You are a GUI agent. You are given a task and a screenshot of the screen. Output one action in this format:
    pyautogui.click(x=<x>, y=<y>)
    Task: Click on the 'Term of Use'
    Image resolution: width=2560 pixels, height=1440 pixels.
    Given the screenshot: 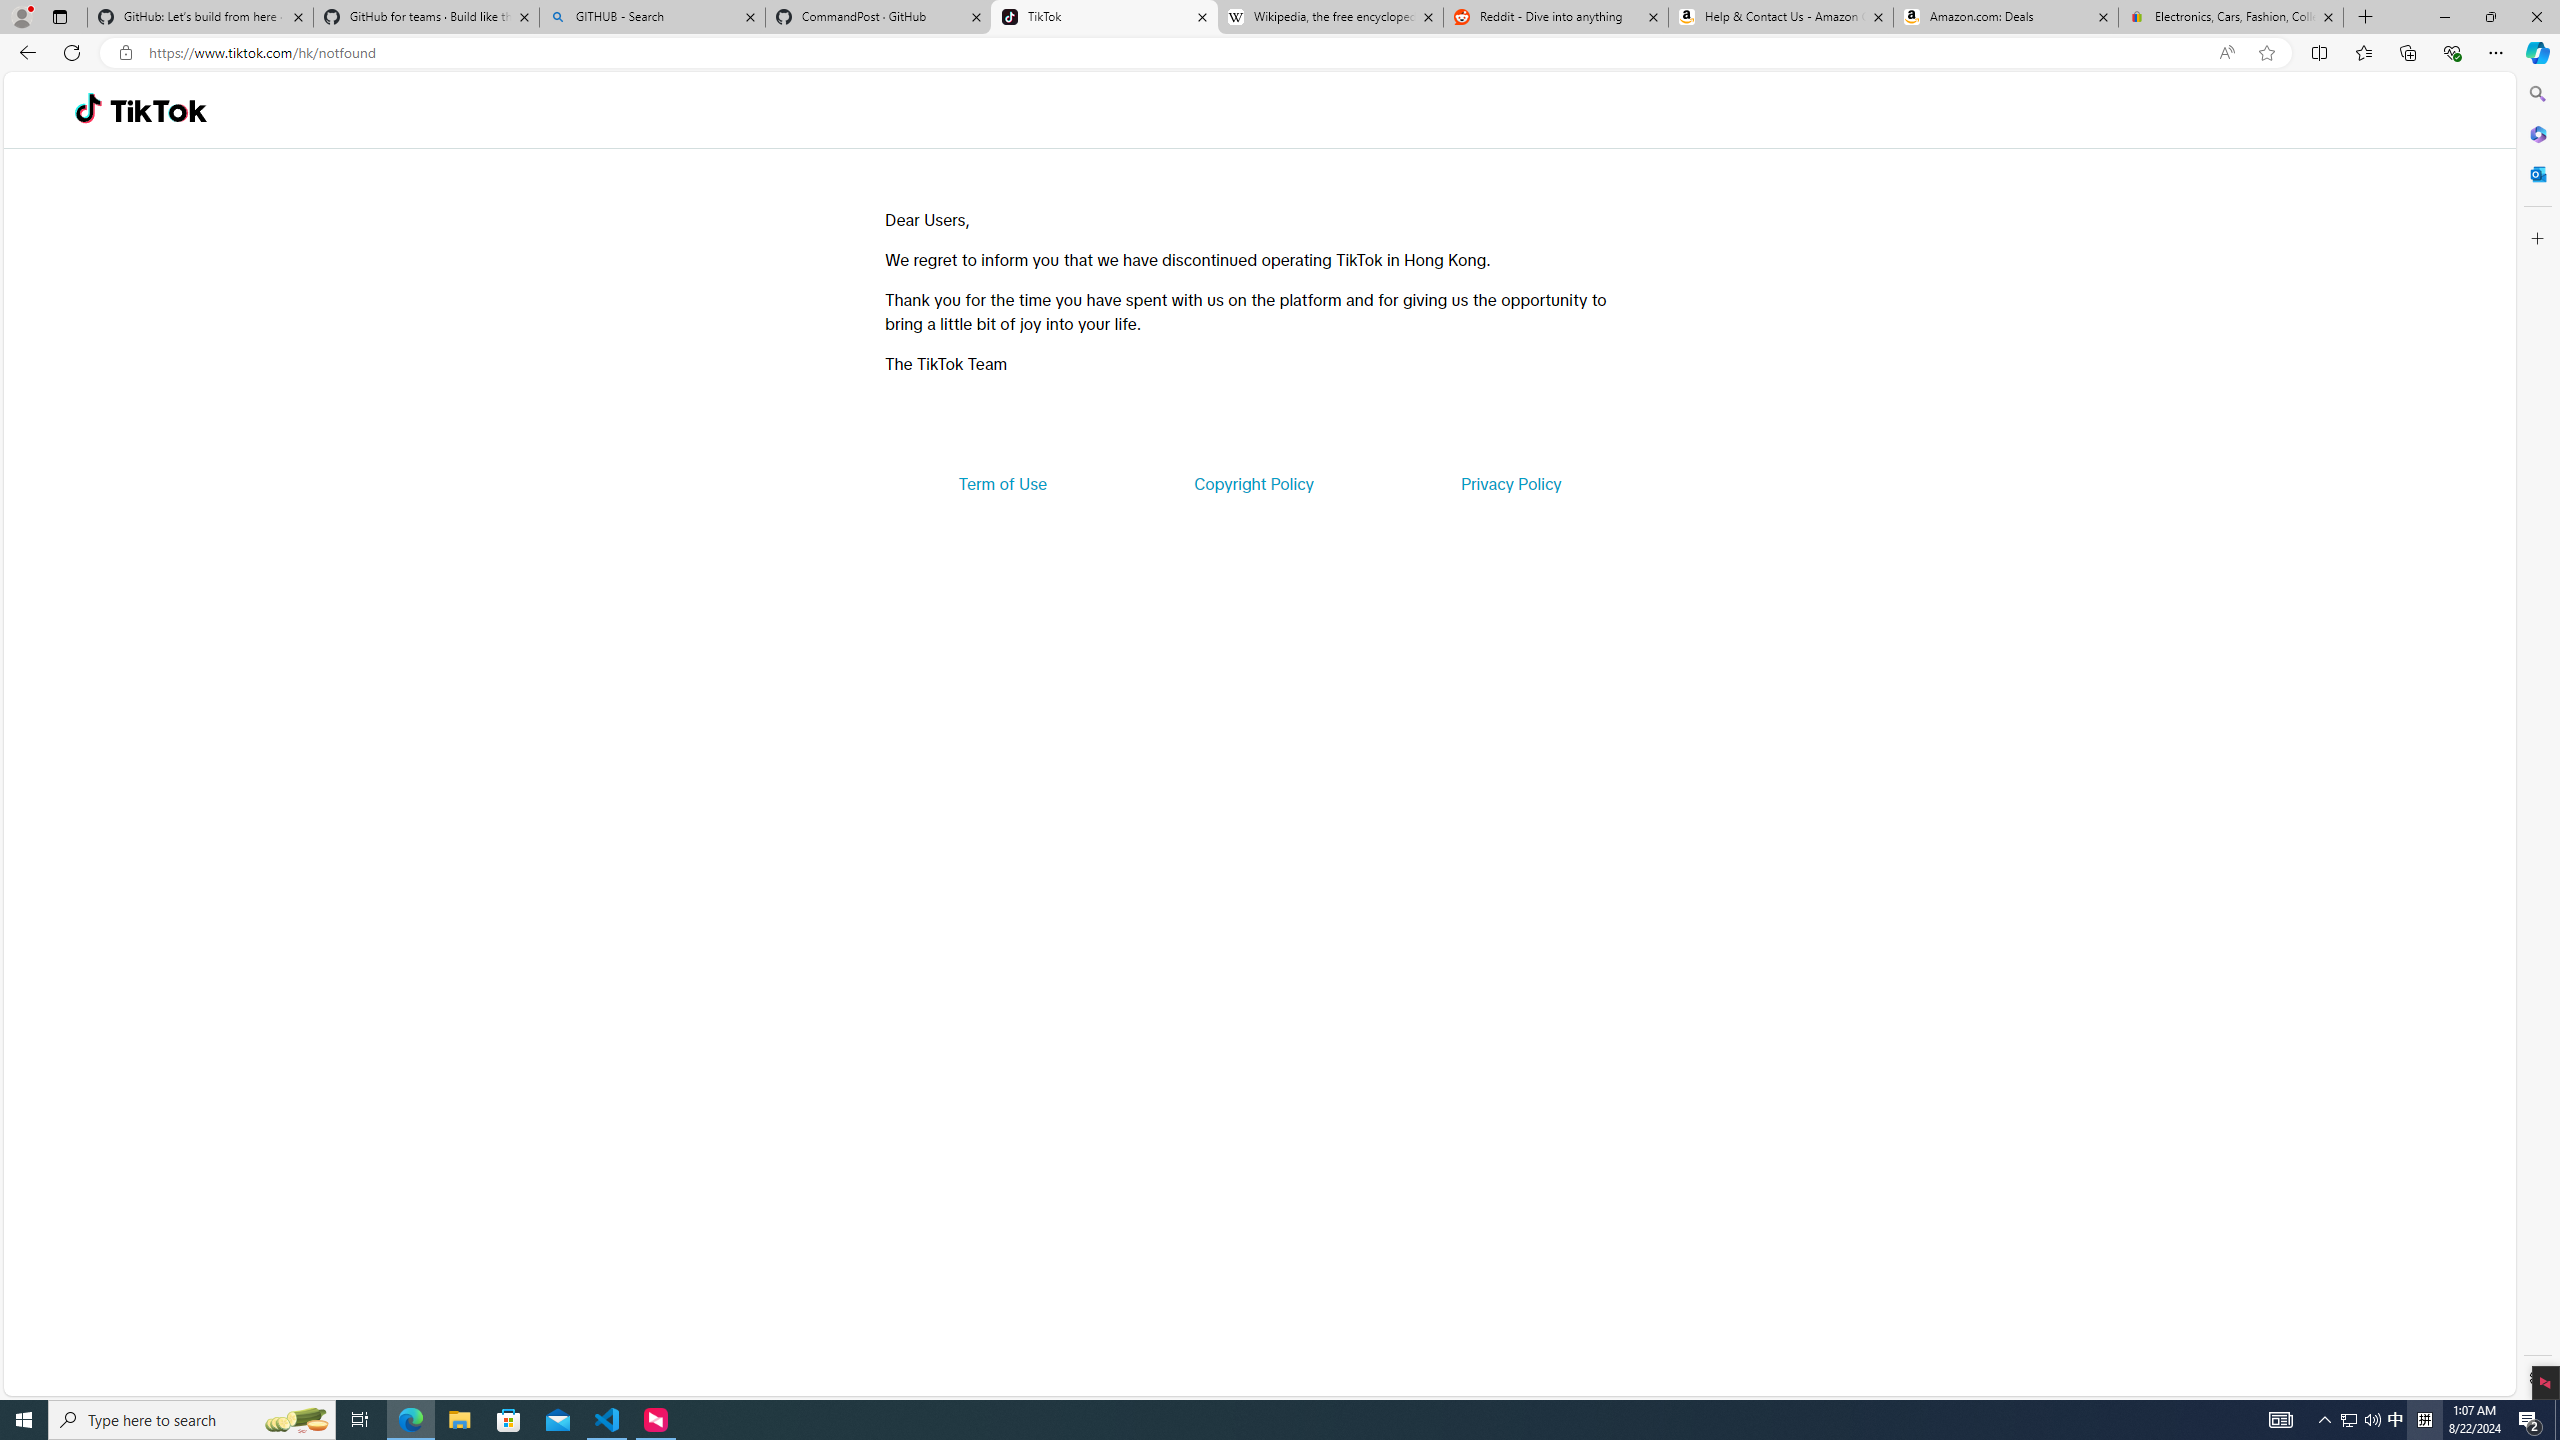 What is the action you would take?
    pyautogui.click(x=1002, y=482)
    